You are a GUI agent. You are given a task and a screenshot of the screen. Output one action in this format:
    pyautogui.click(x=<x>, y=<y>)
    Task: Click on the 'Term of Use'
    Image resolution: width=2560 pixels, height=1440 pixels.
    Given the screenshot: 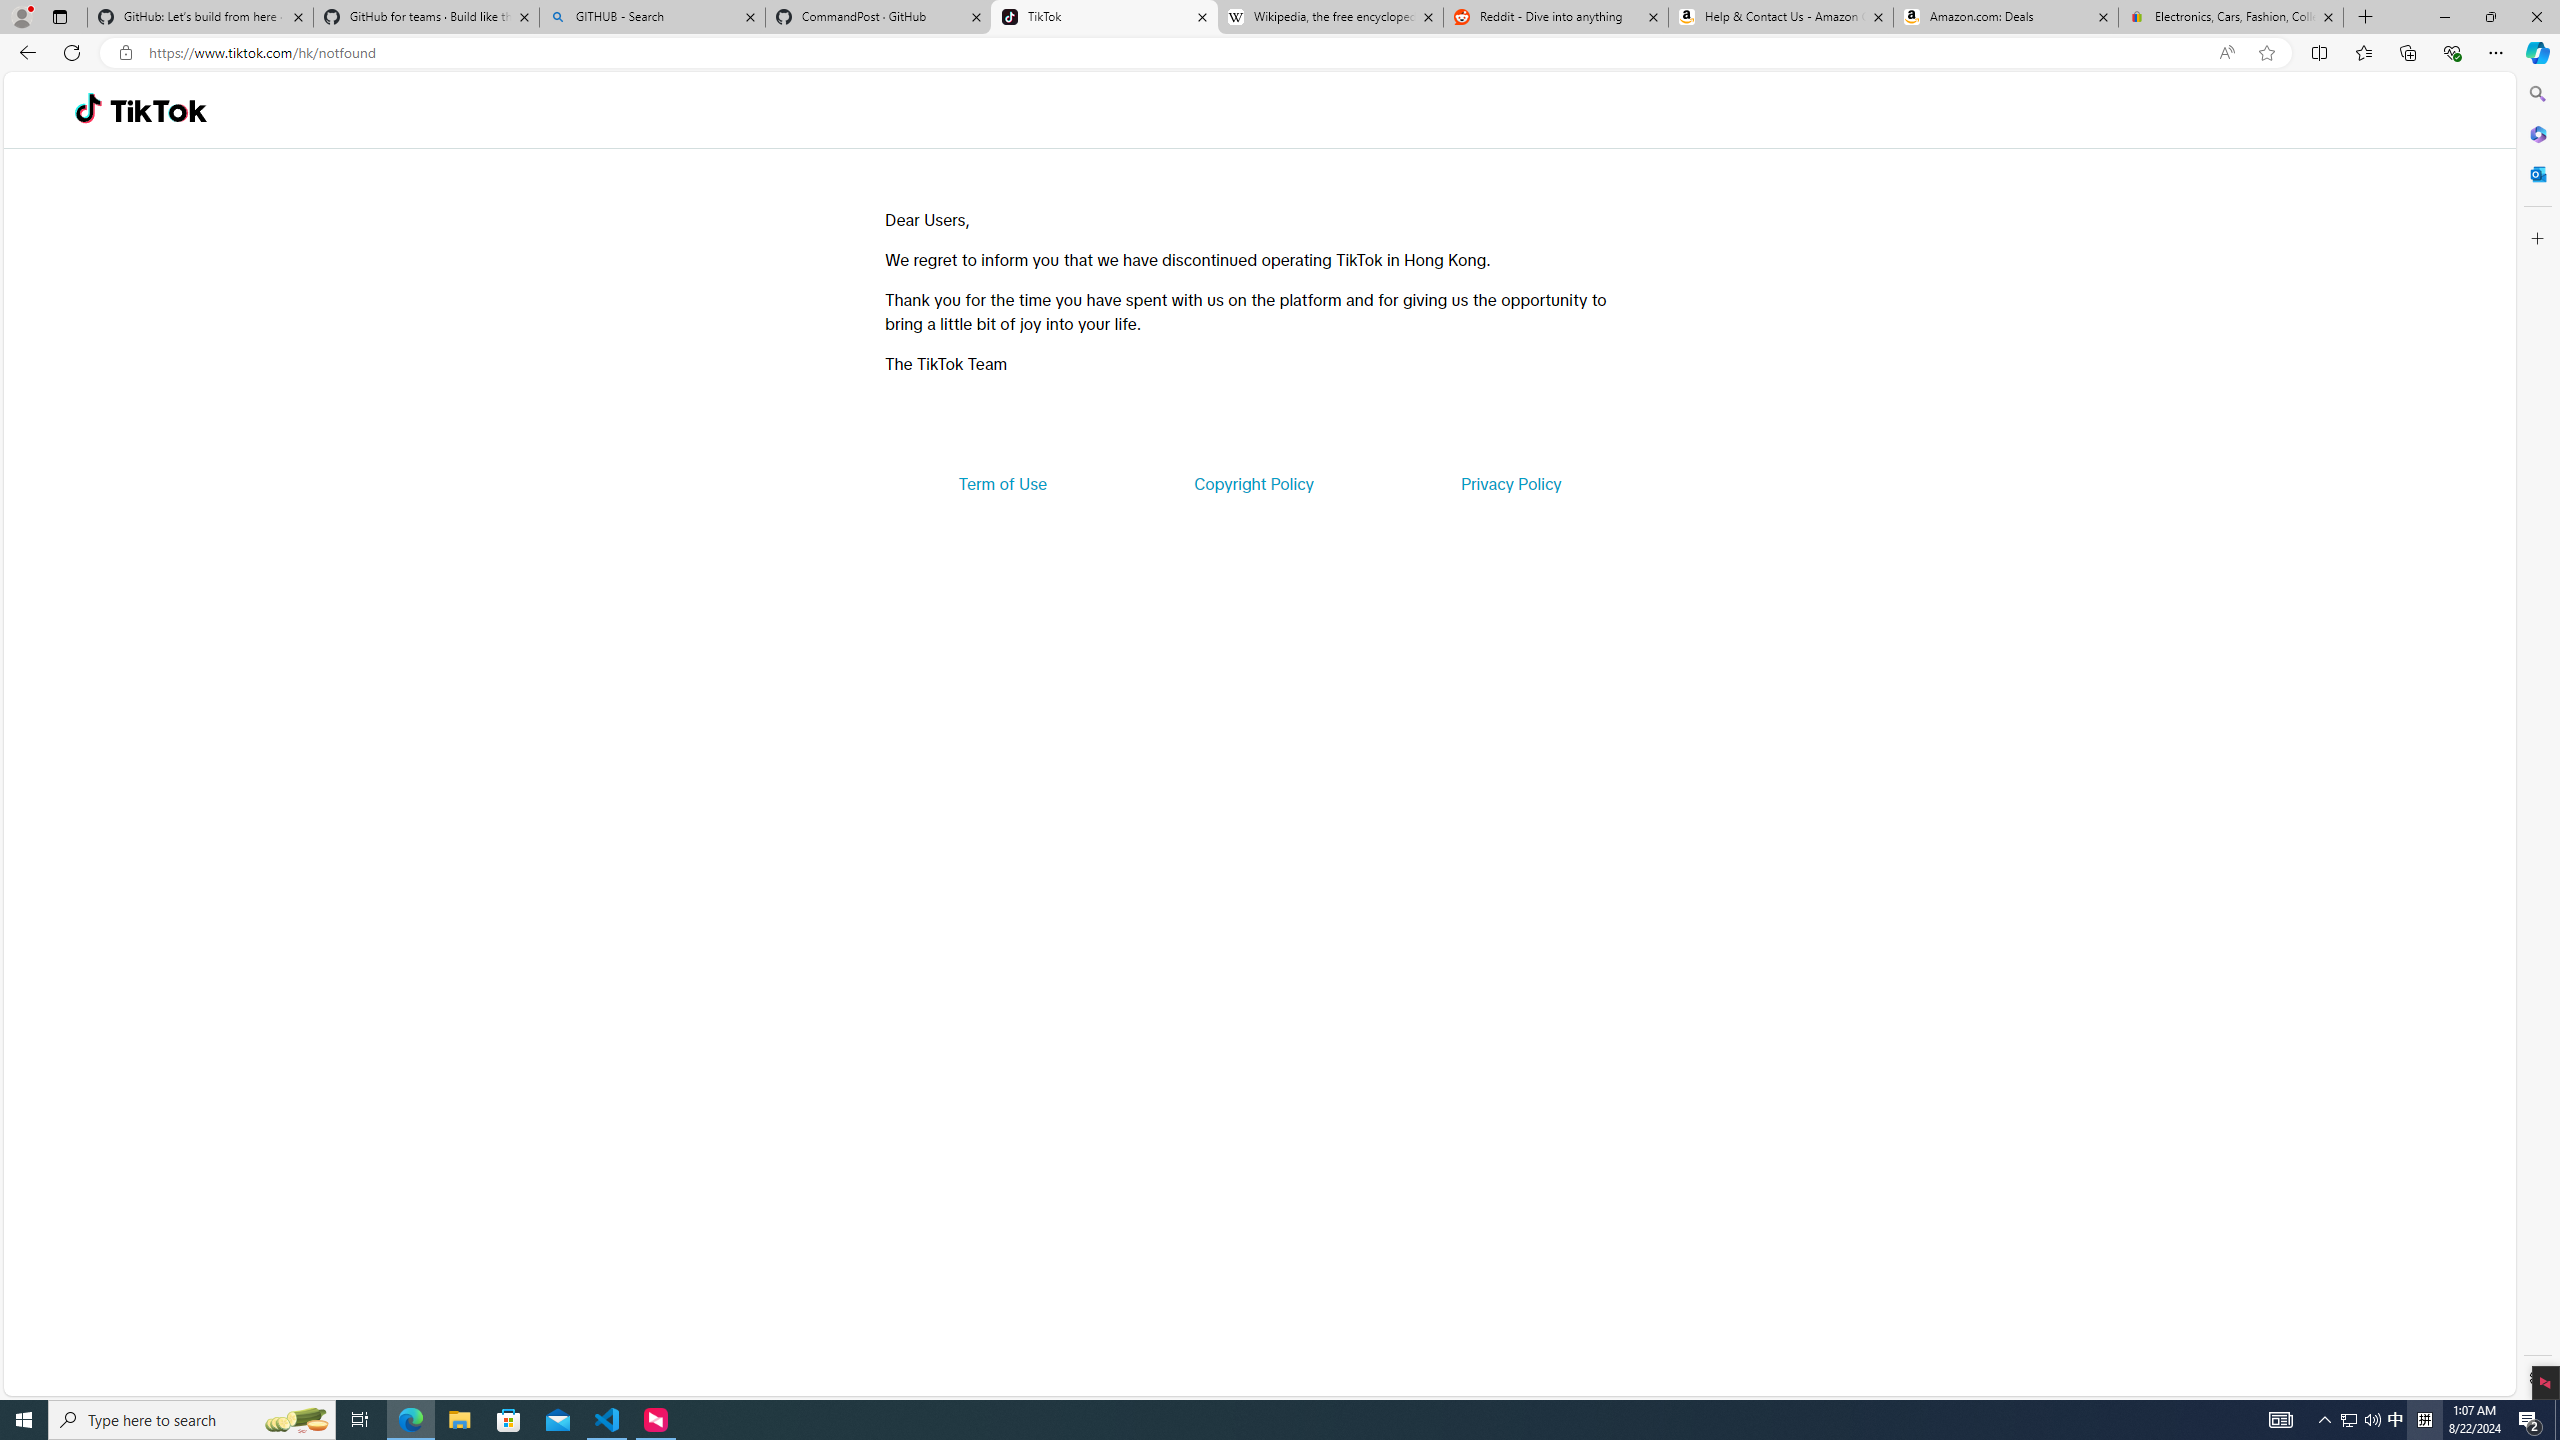 What is the action you would take?
    pyautogui.click(x=1002, y=482)
    